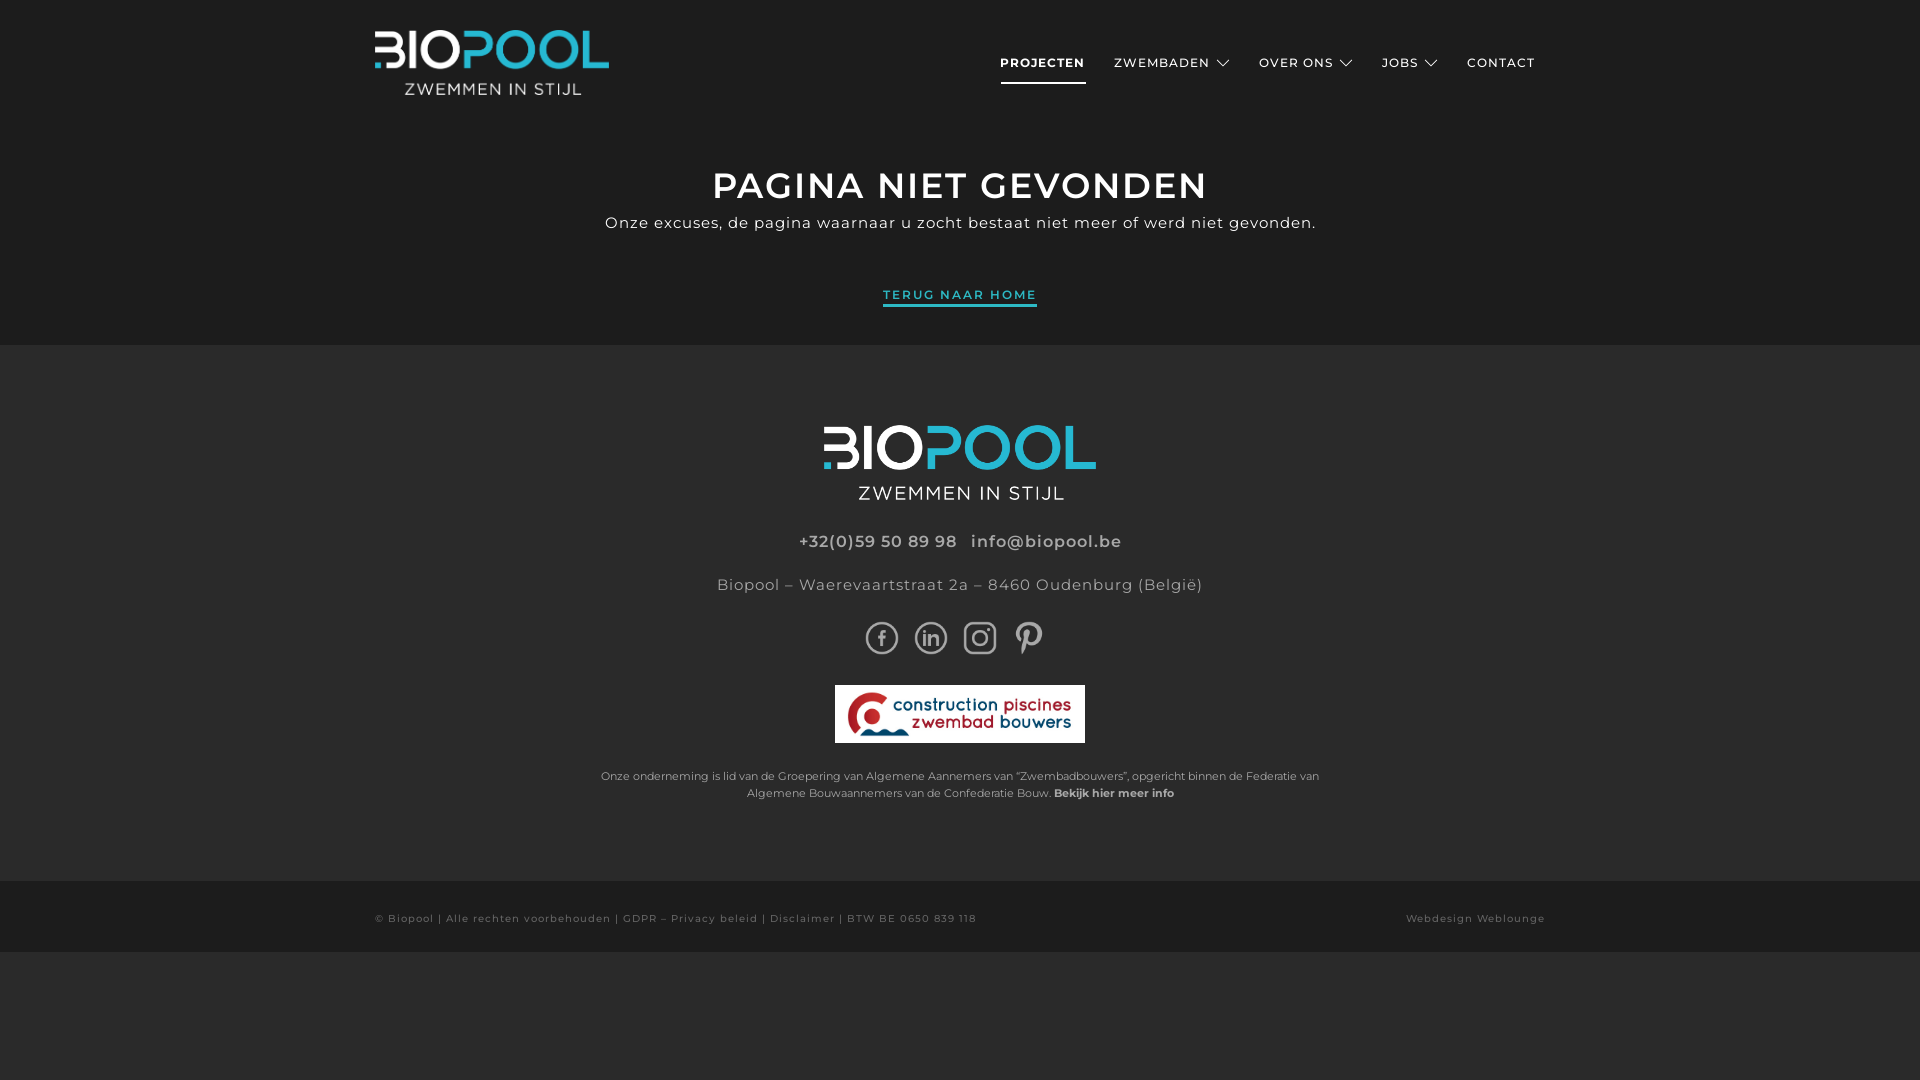 The width and height of the screenshot is (1920, 1080). Describe the element at coordinates (877, 542) in the screenshot. I see `'+32(0)59 50 89 98'` at that location.